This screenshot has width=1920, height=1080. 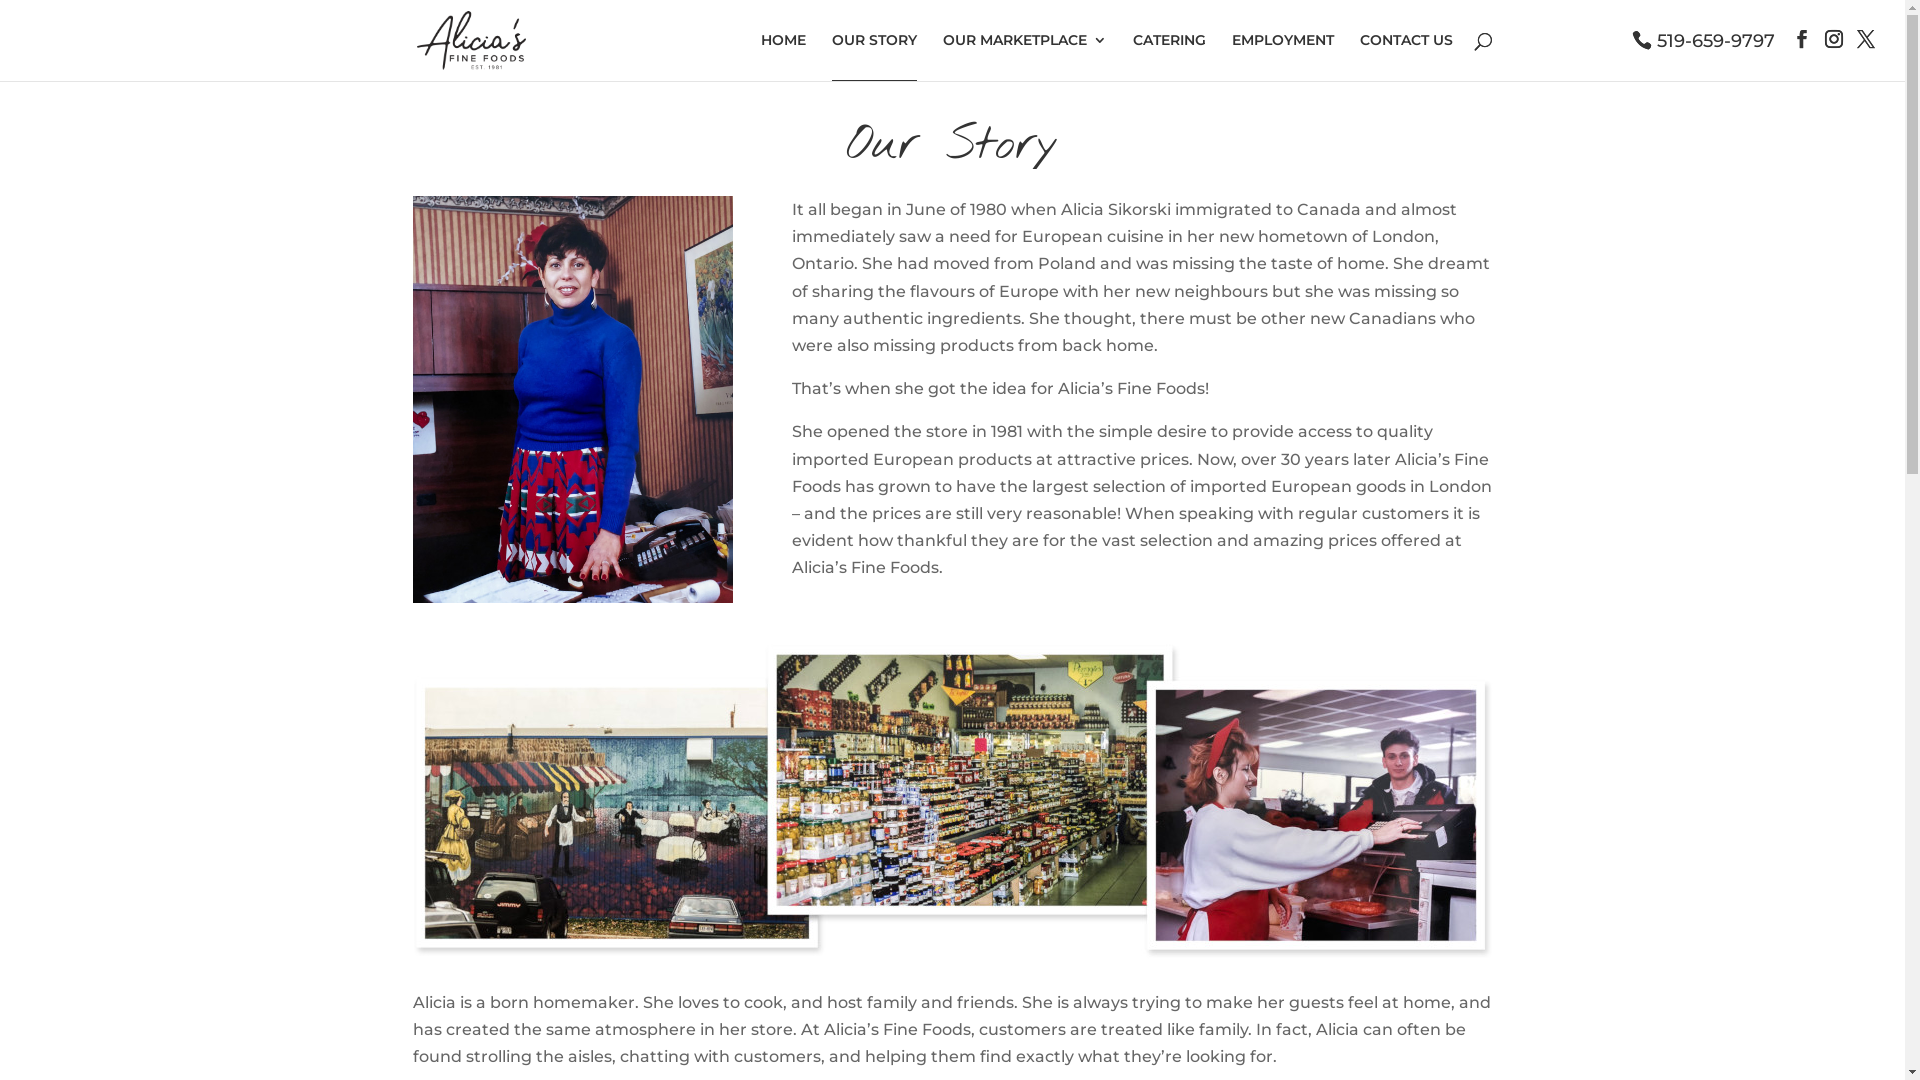 I want to click on 'CATERING', so click(x=1132, y=55).